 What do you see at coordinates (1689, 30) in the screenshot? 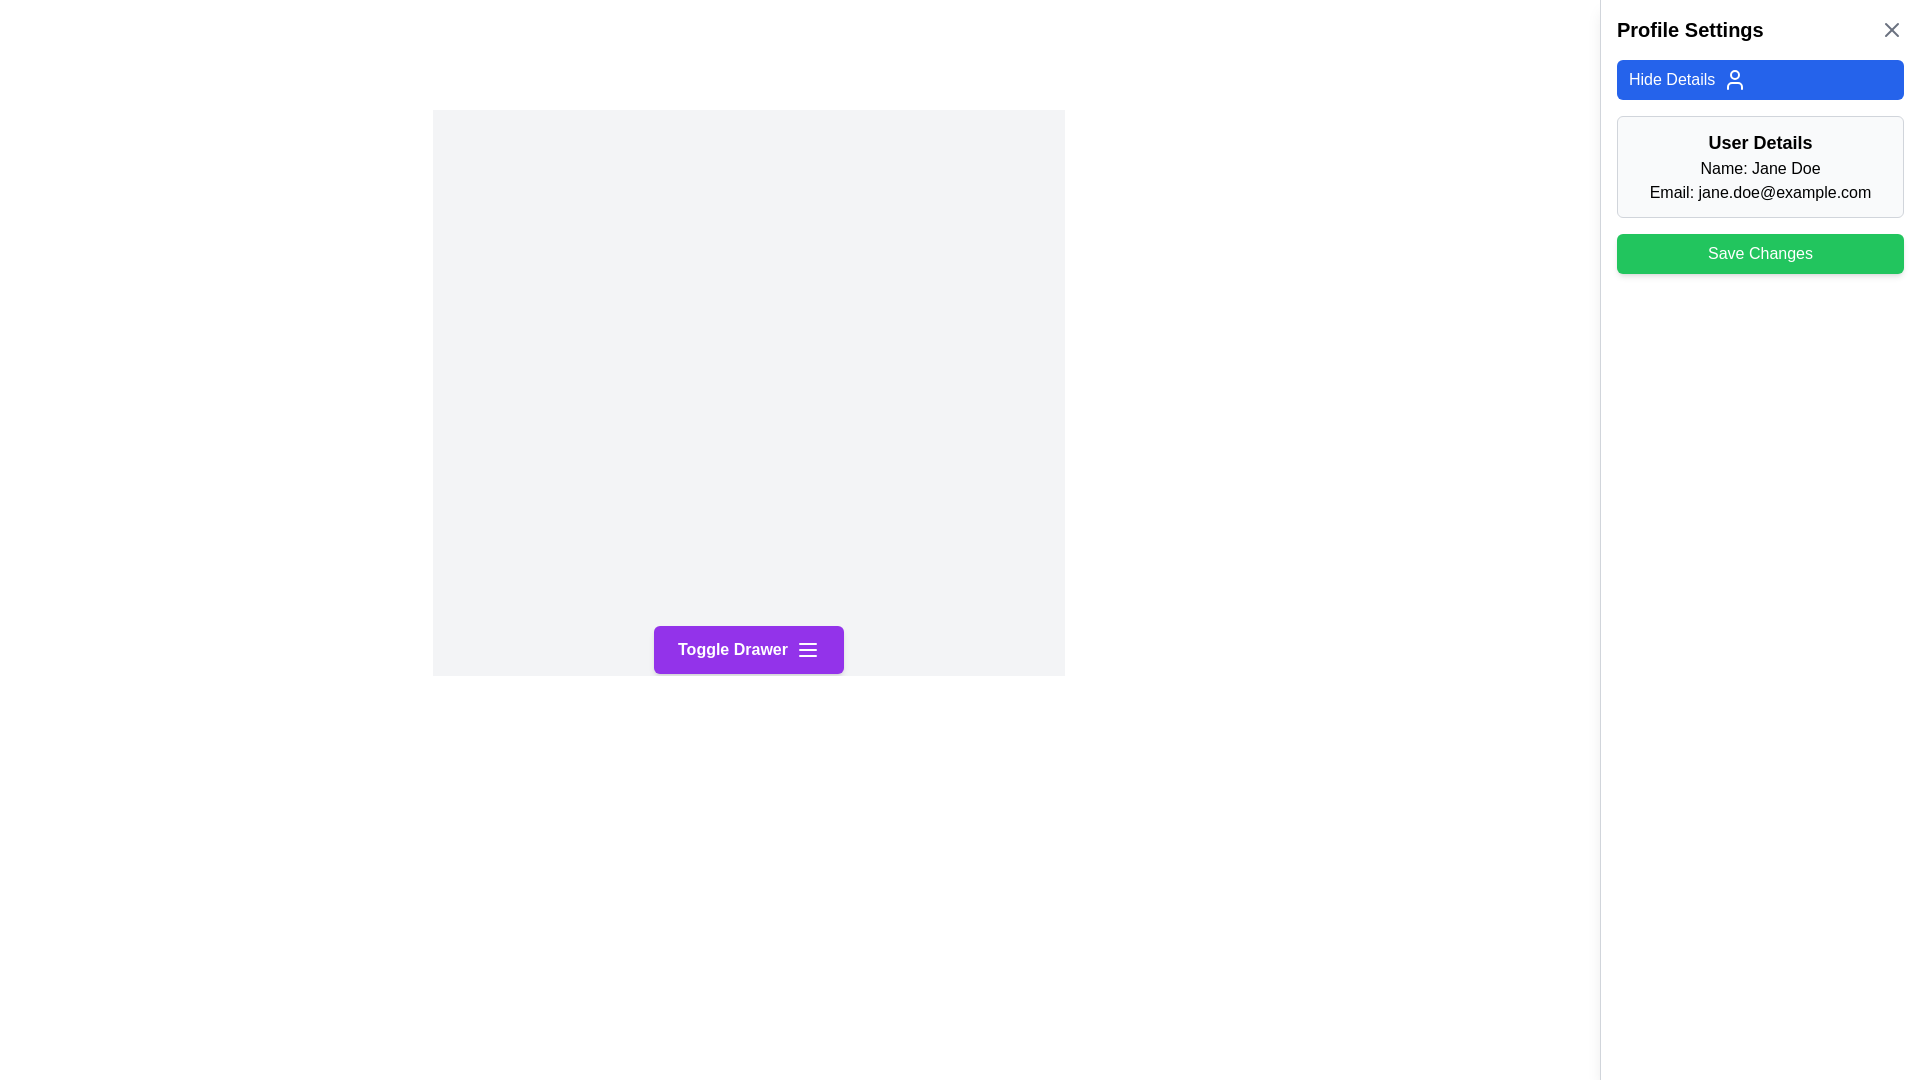
I see `the bold text label 'Profile Settings' which is prominently positioned at the top of the sidebar panel` at bounding box center [1689, 30].